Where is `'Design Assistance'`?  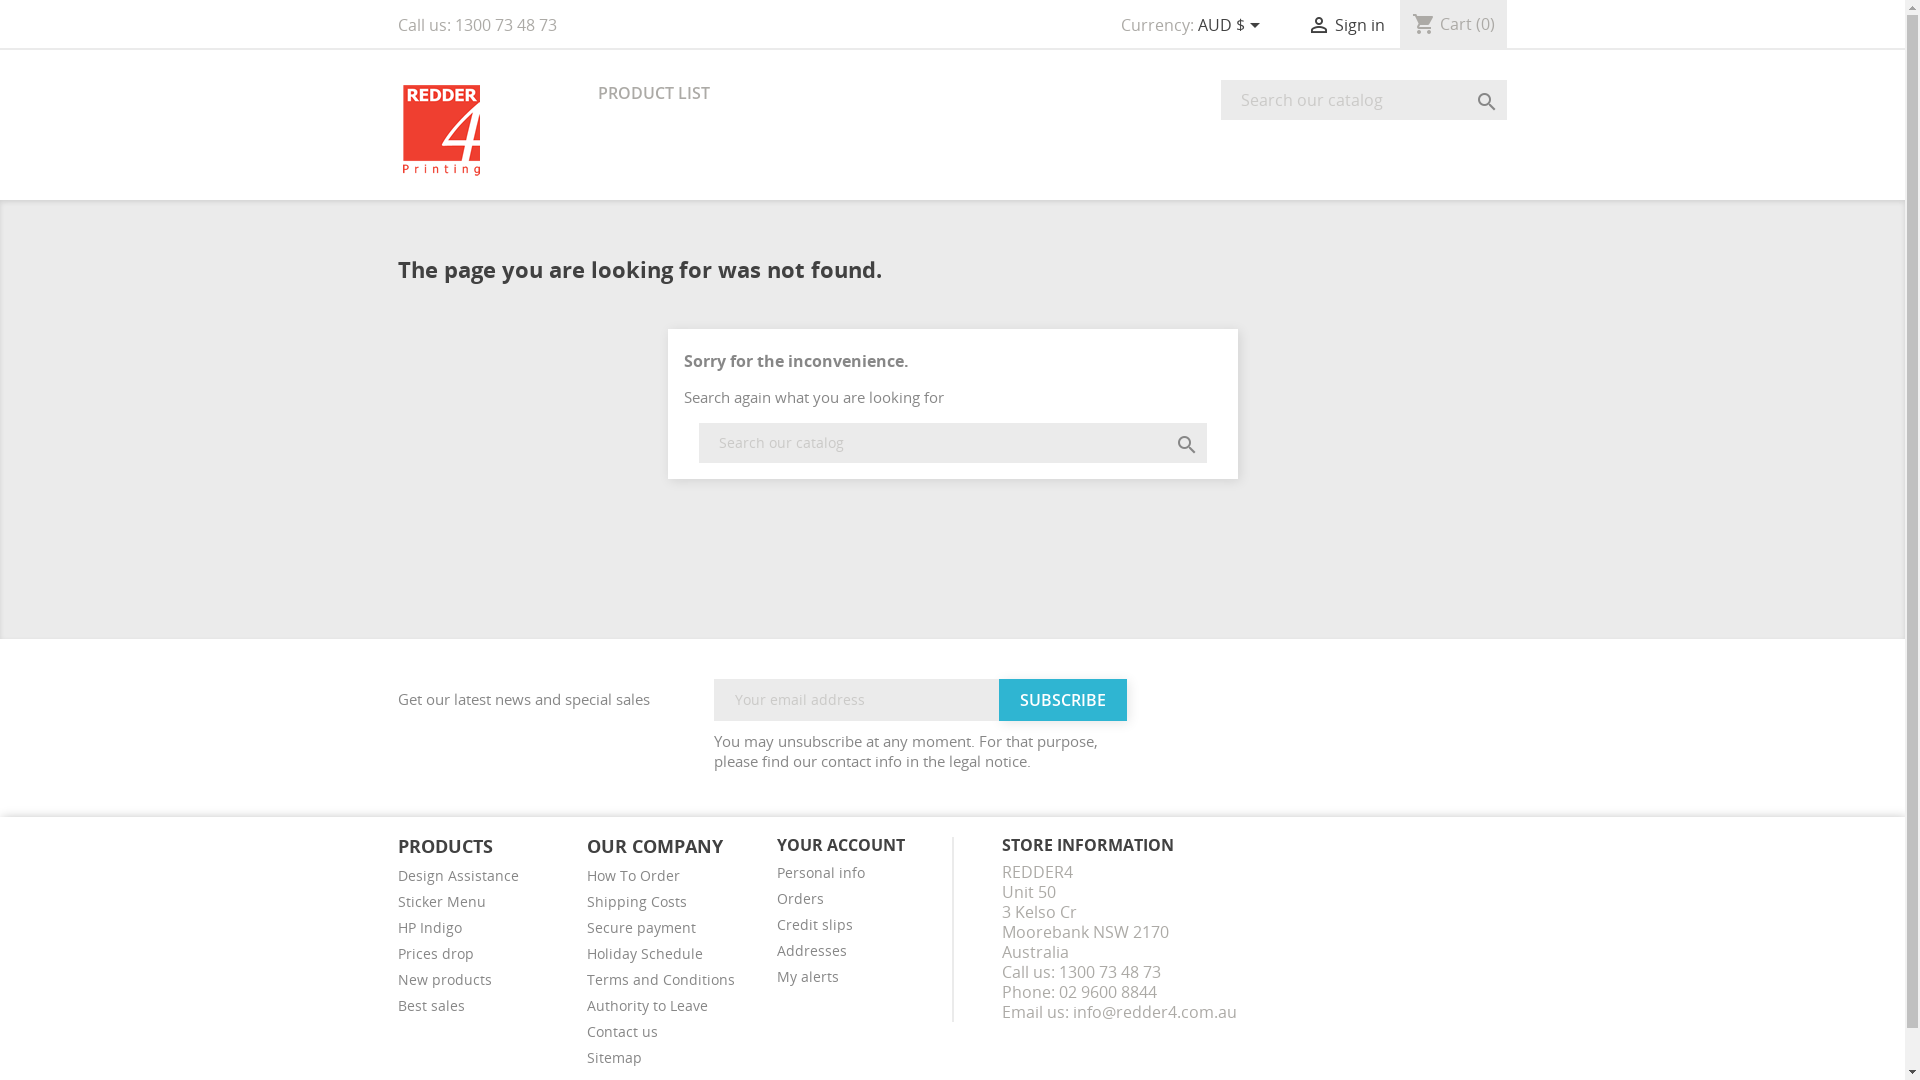 'Design Assistance' is located at coordinates (398, 874).